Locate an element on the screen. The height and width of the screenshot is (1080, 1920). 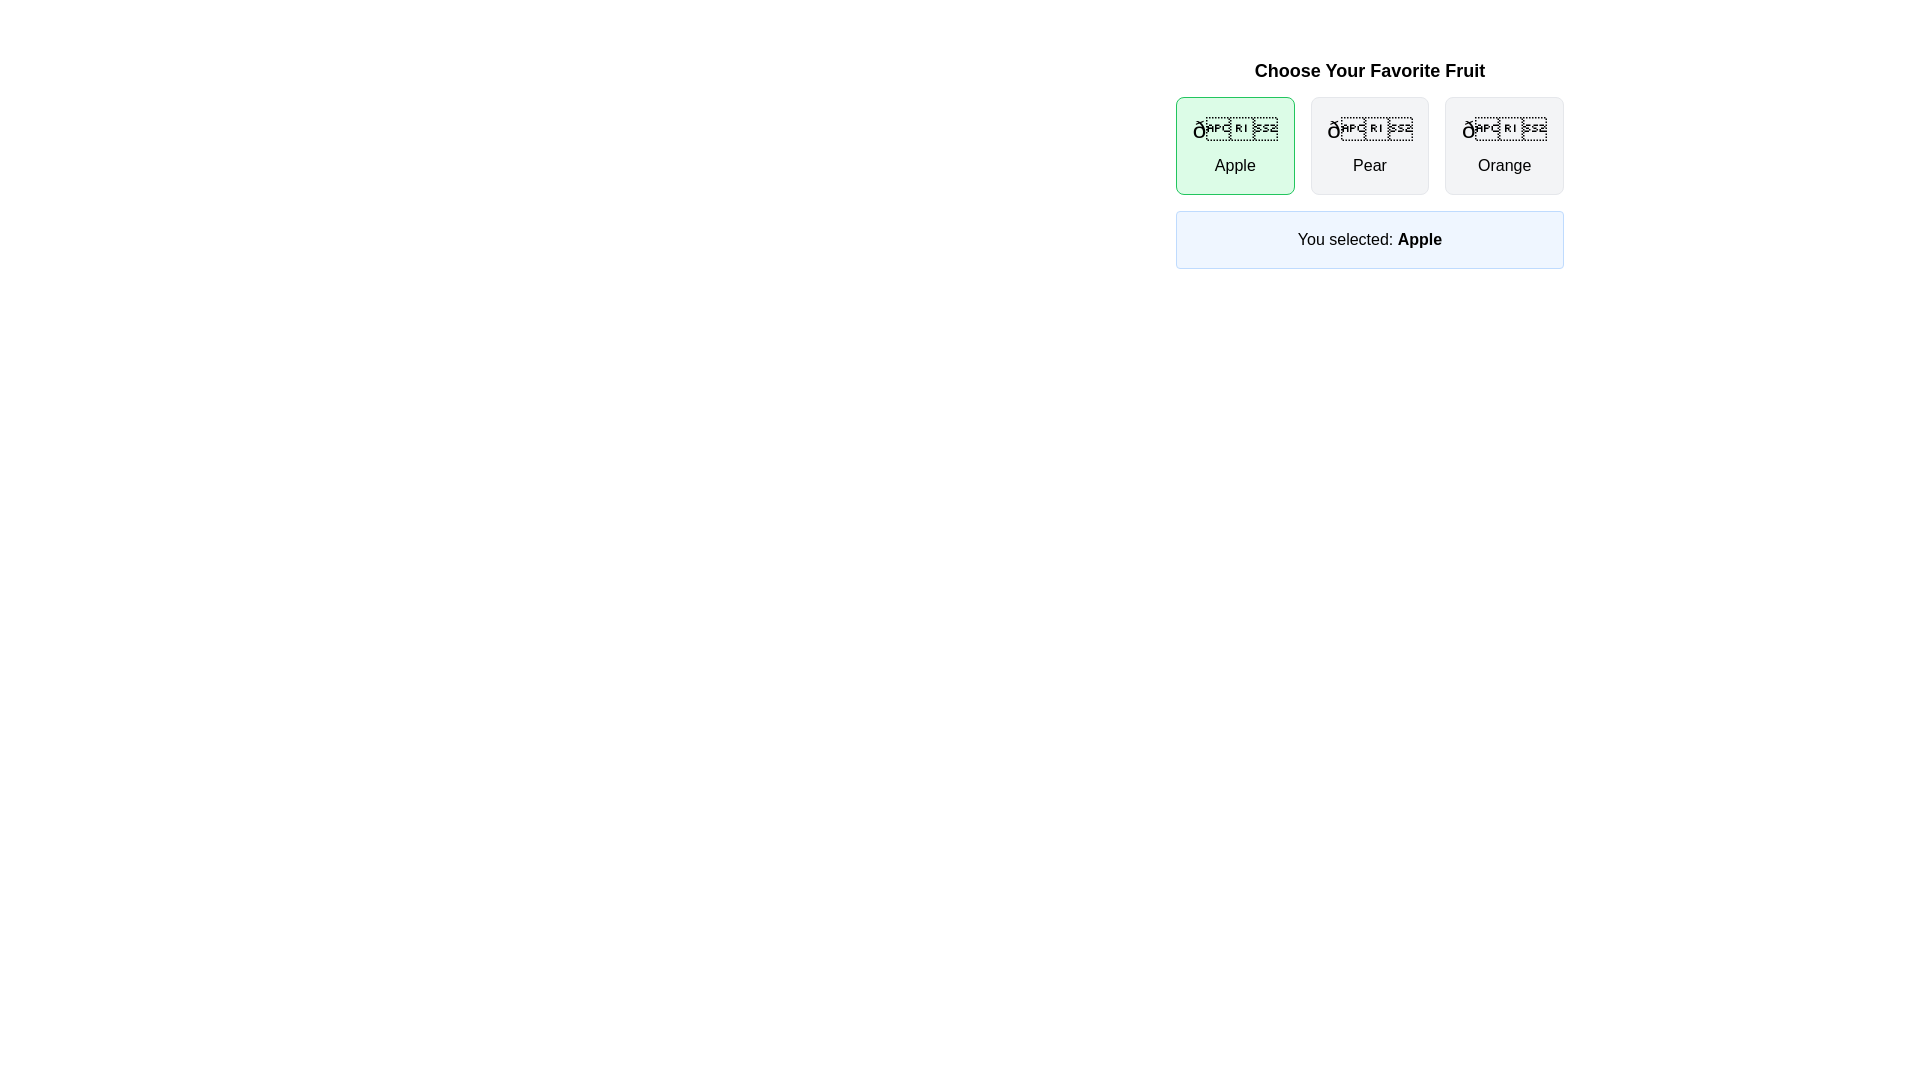
the interactive card in the voting interface is located at coordinates (1368, 145).